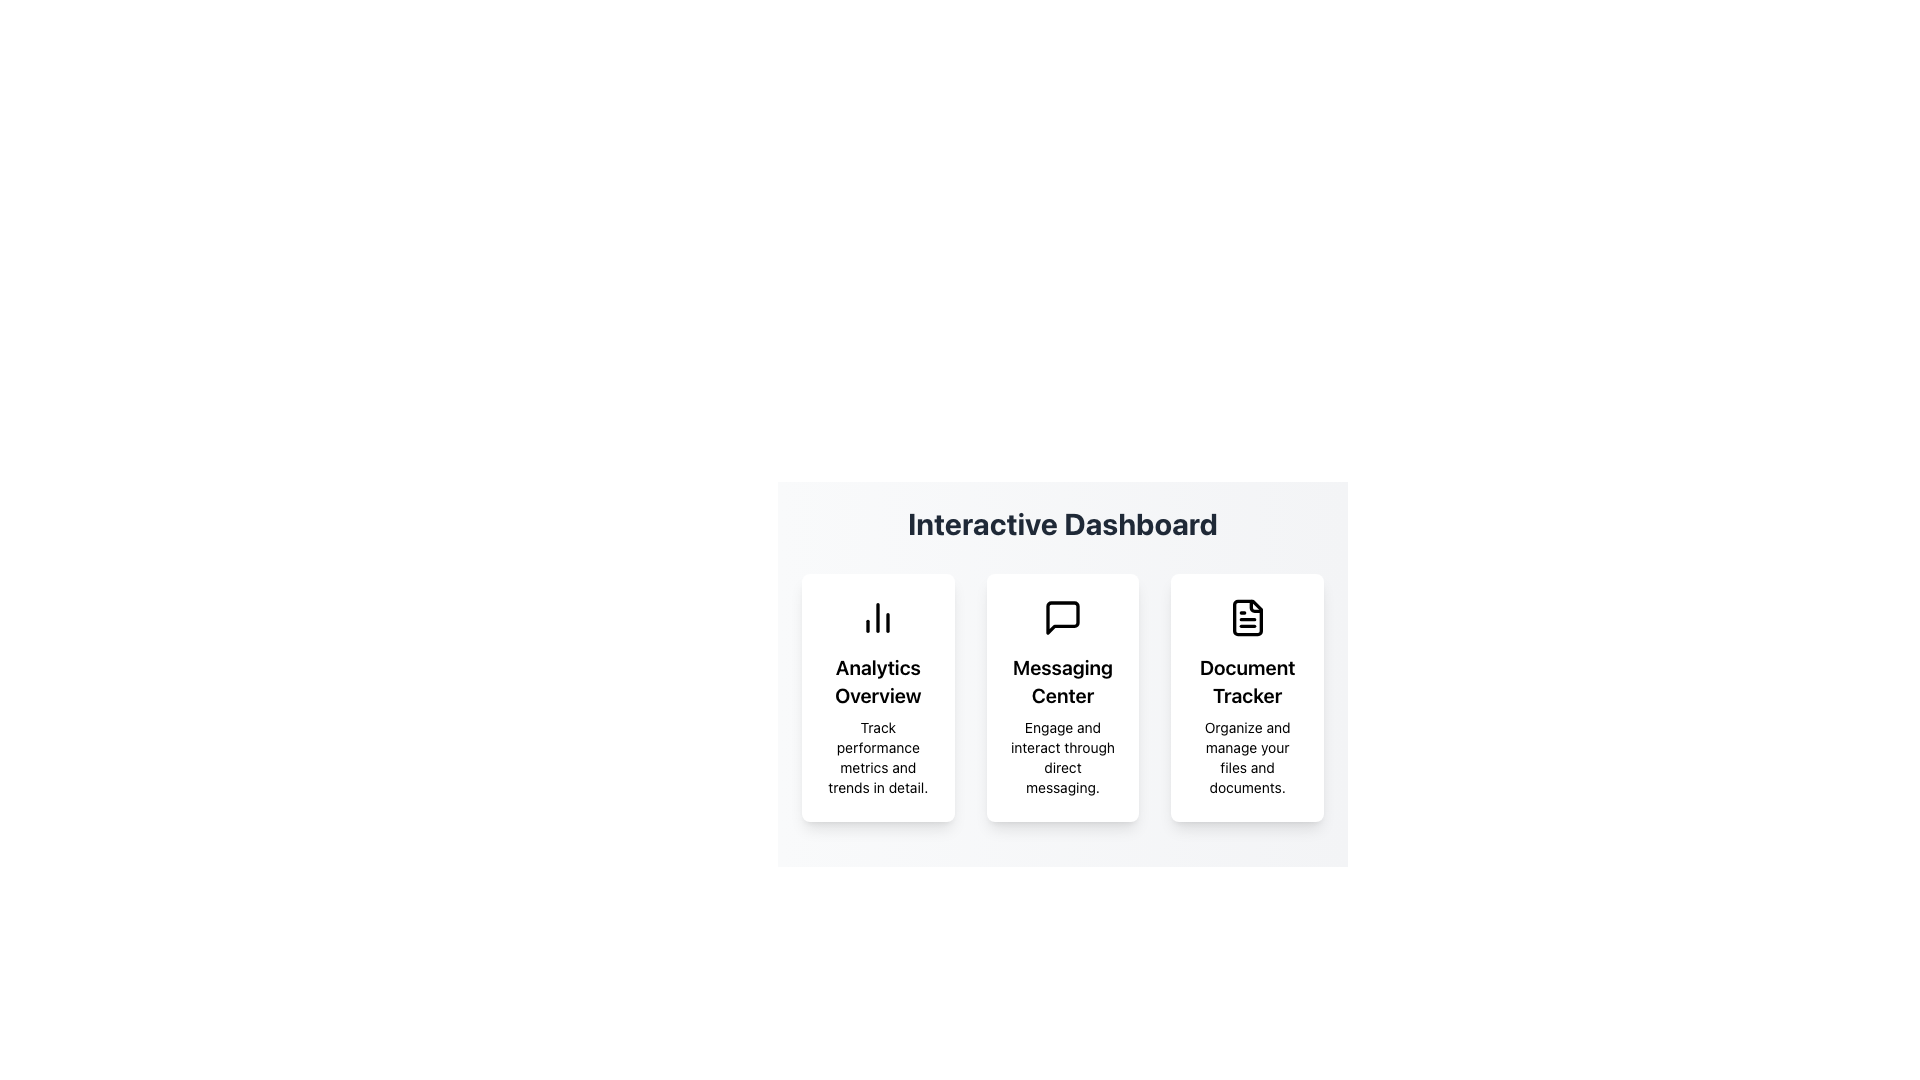 This screenshot has height=1080, width=1920. I want to click on the bar chart icon located at the top-center of the 'Analytics Overview' card, which features three vertical bars of varying heights arranged in ascending order, so click(878, 616).